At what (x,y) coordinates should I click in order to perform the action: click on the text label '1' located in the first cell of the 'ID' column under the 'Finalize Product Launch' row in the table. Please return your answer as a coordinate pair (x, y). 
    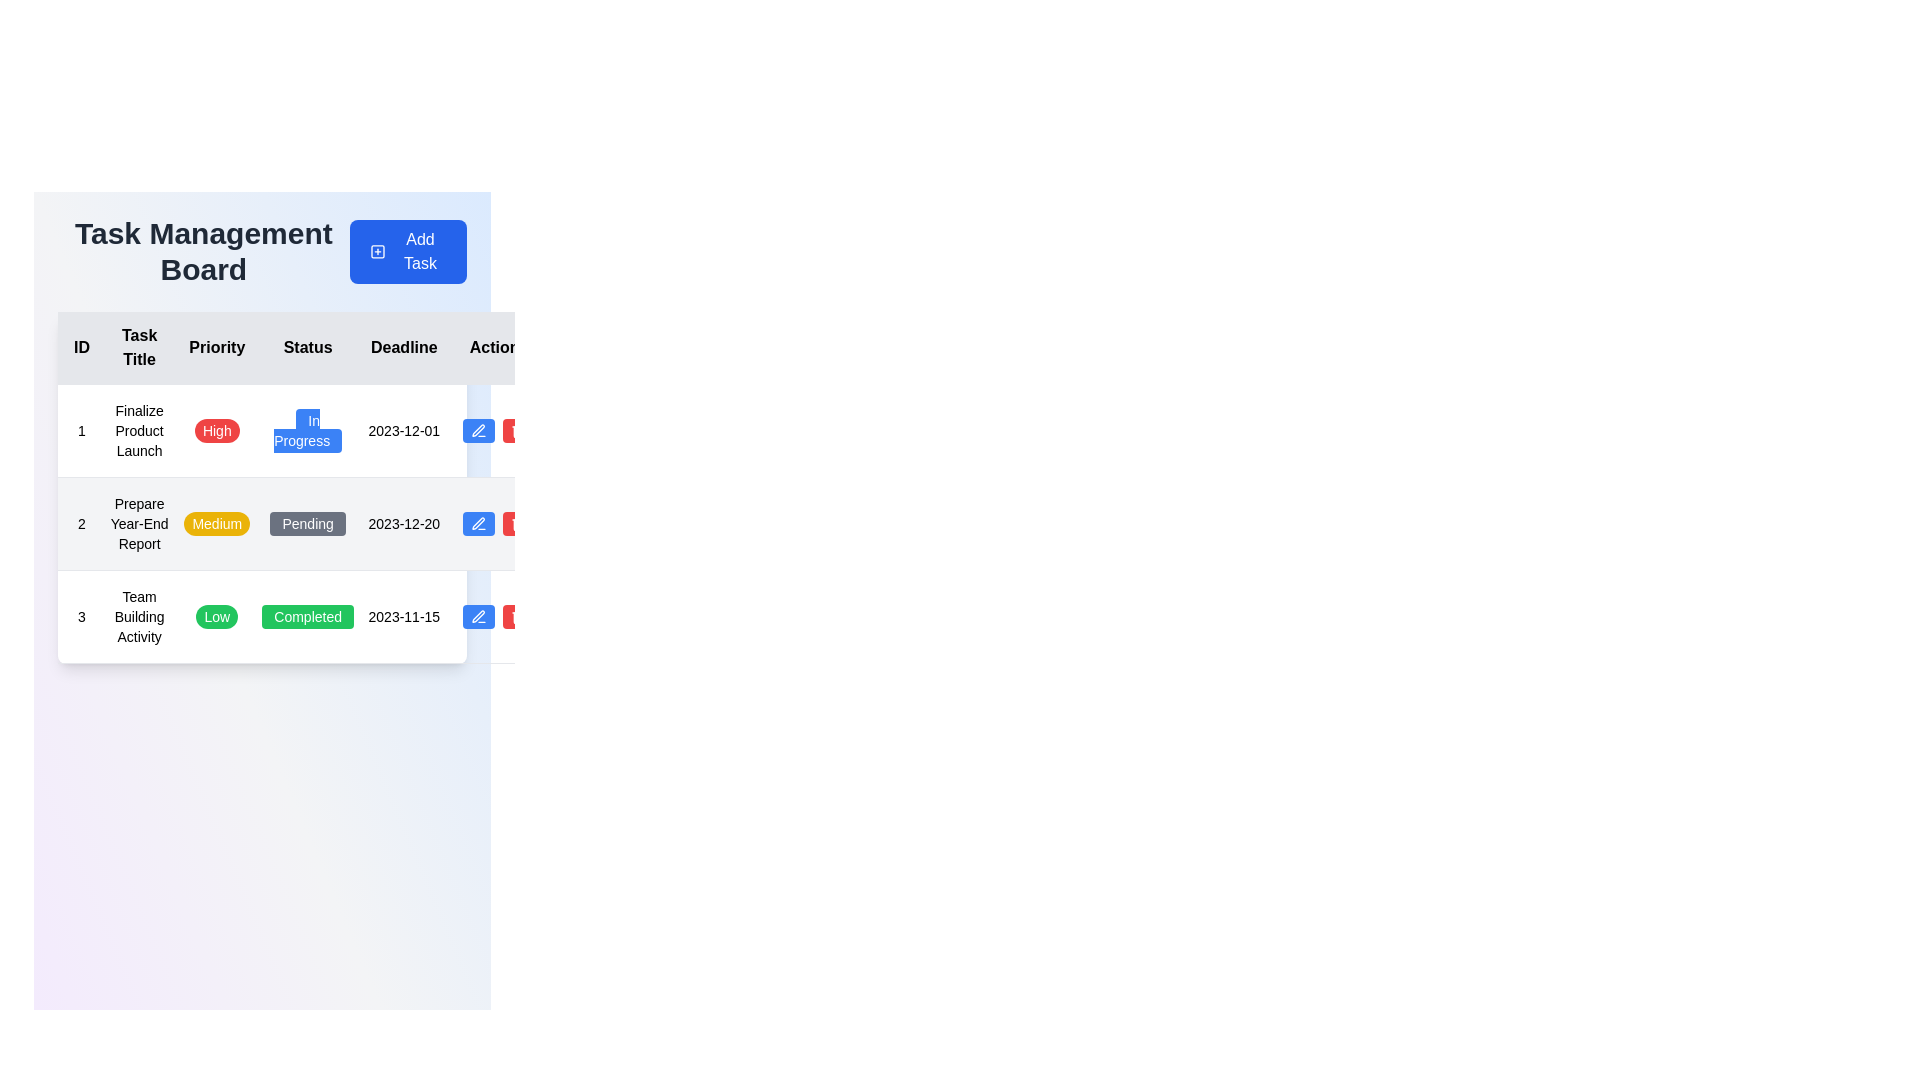
    Looking at the image, I should click on (80, 430).